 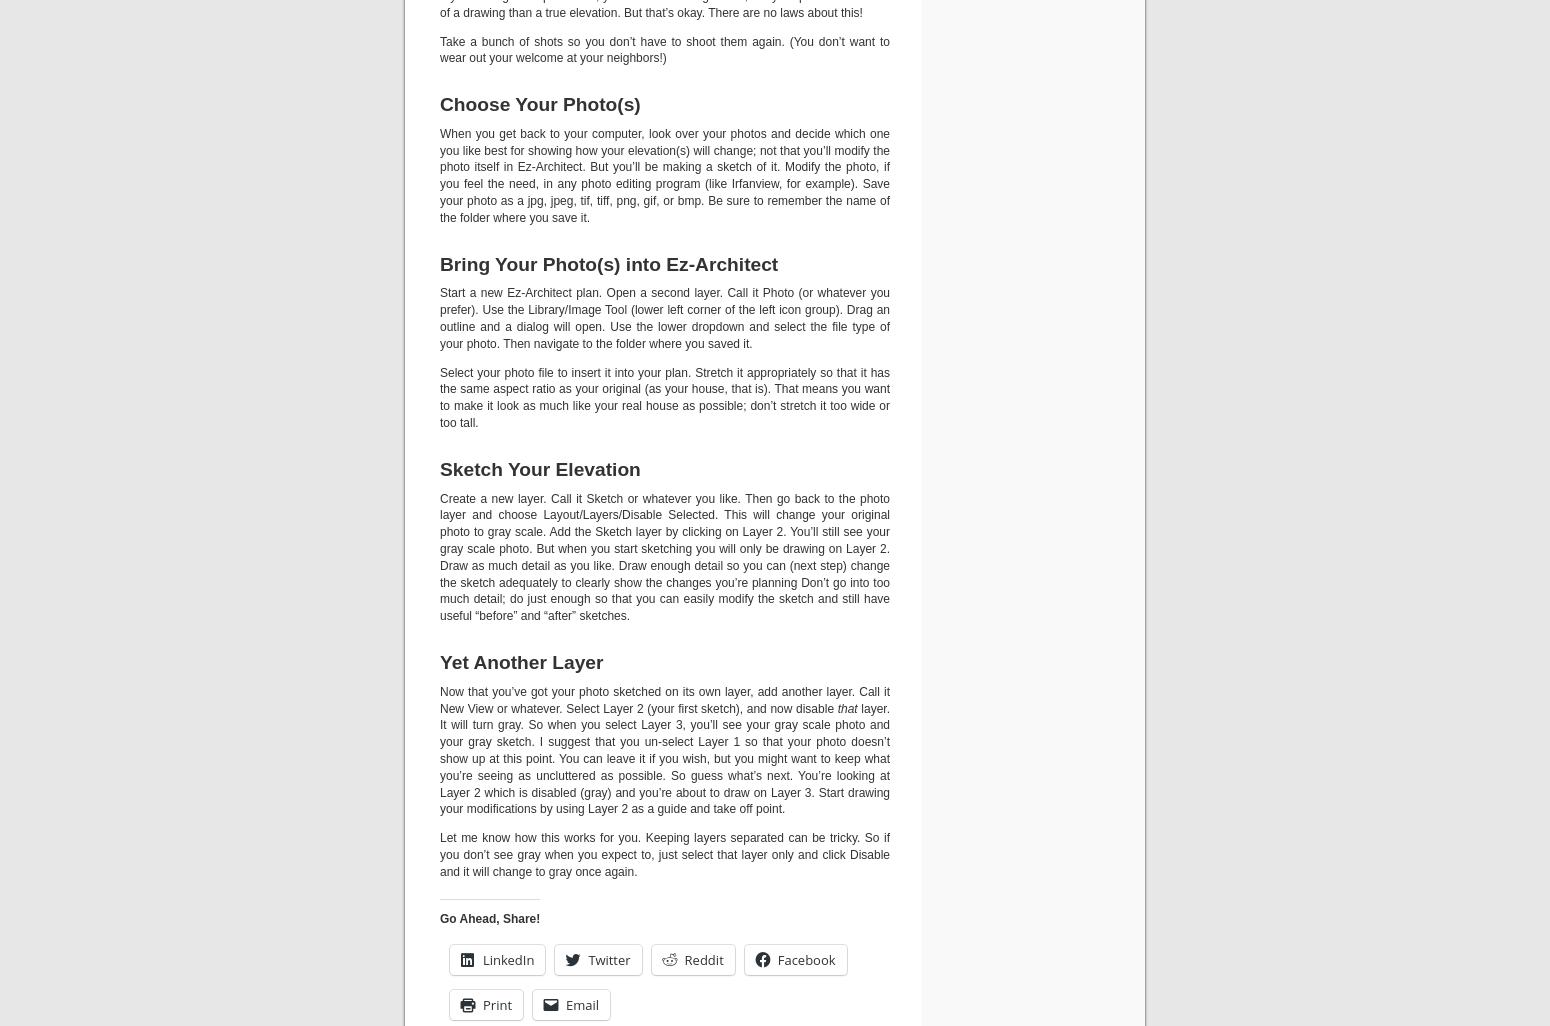 What do you see at coordinates (663, 758) in the screenshot?
I see `'layer. It will turn gray. So when you select Layer 3, you’ll see your gray scale photo and your gray sketch. I suggest that you un-select Layer 1 so that your photo doesn’t show up at this point. You can leave it if you wish, but you might want to keep what you’re seeing as uncluttered as possible. So guess what’s next. You’re looking at Layer 2 which is disabled (gray) and you’re about to draw on Layer 3. Start drawing your modifications by using Layer 2 as a guide and take off point.'` at bounding box center [663, 758].